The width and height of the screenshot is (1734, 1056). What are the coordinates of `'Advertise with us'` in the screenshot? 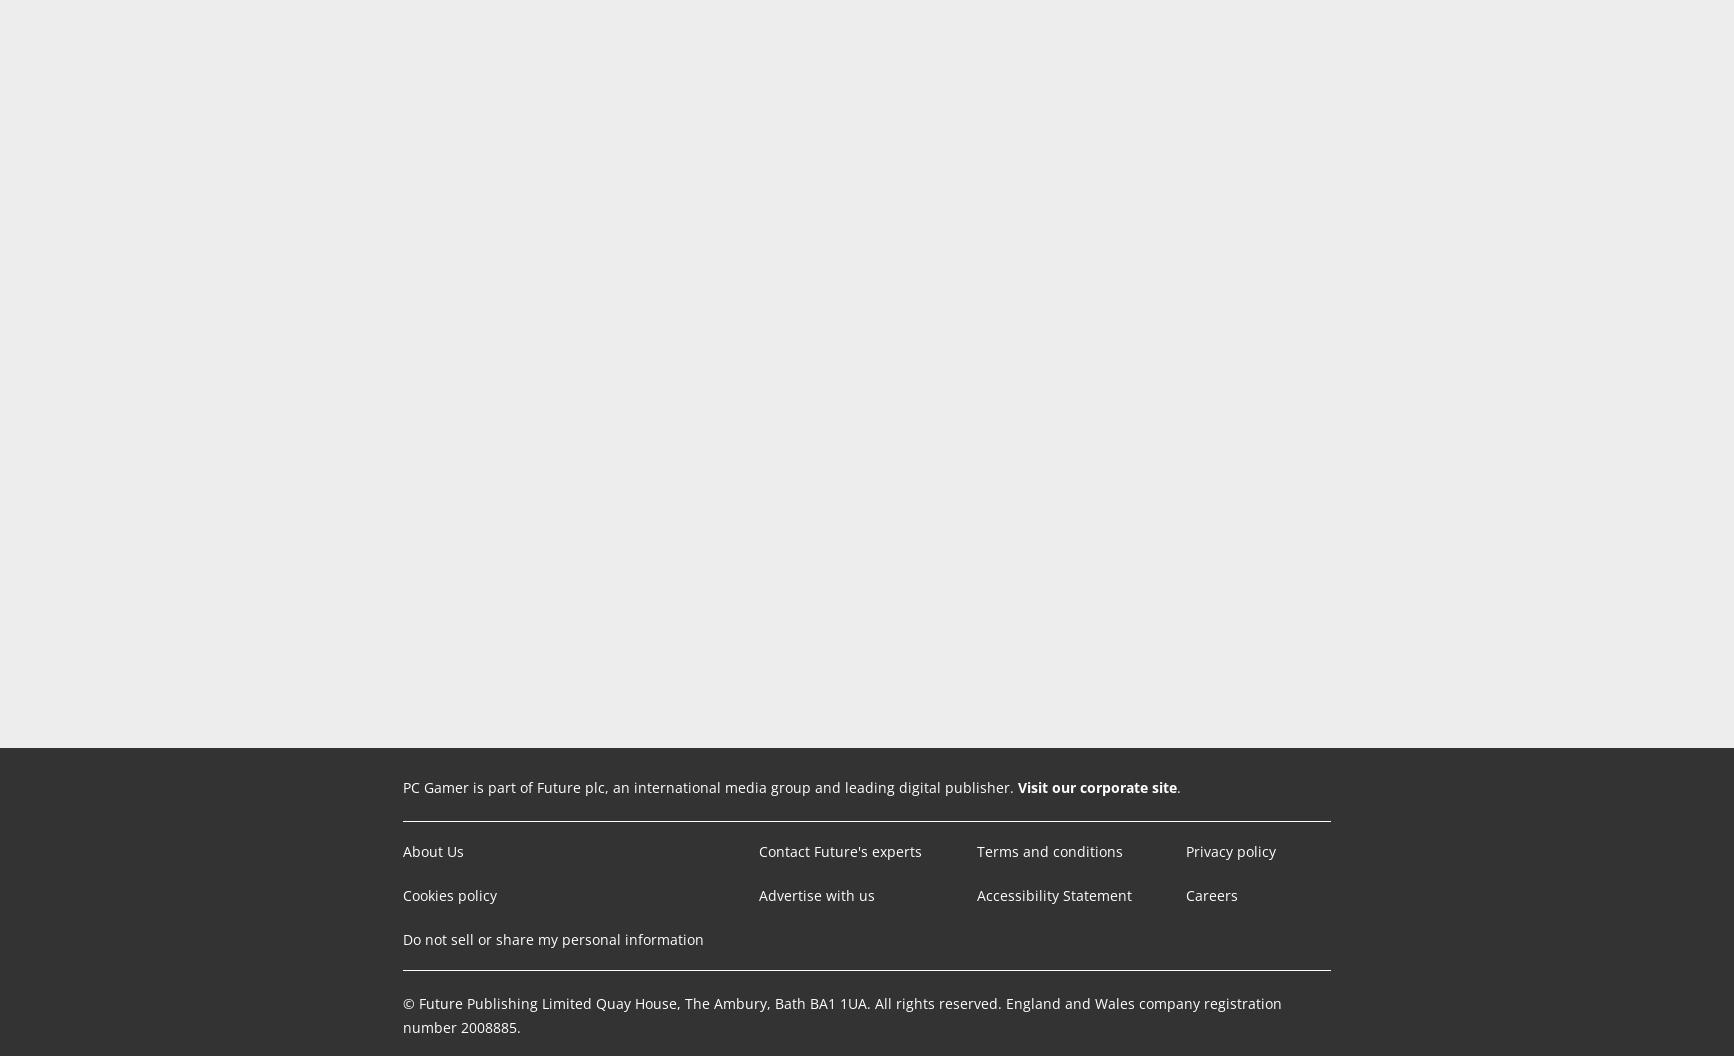 It's located at (815, 894).